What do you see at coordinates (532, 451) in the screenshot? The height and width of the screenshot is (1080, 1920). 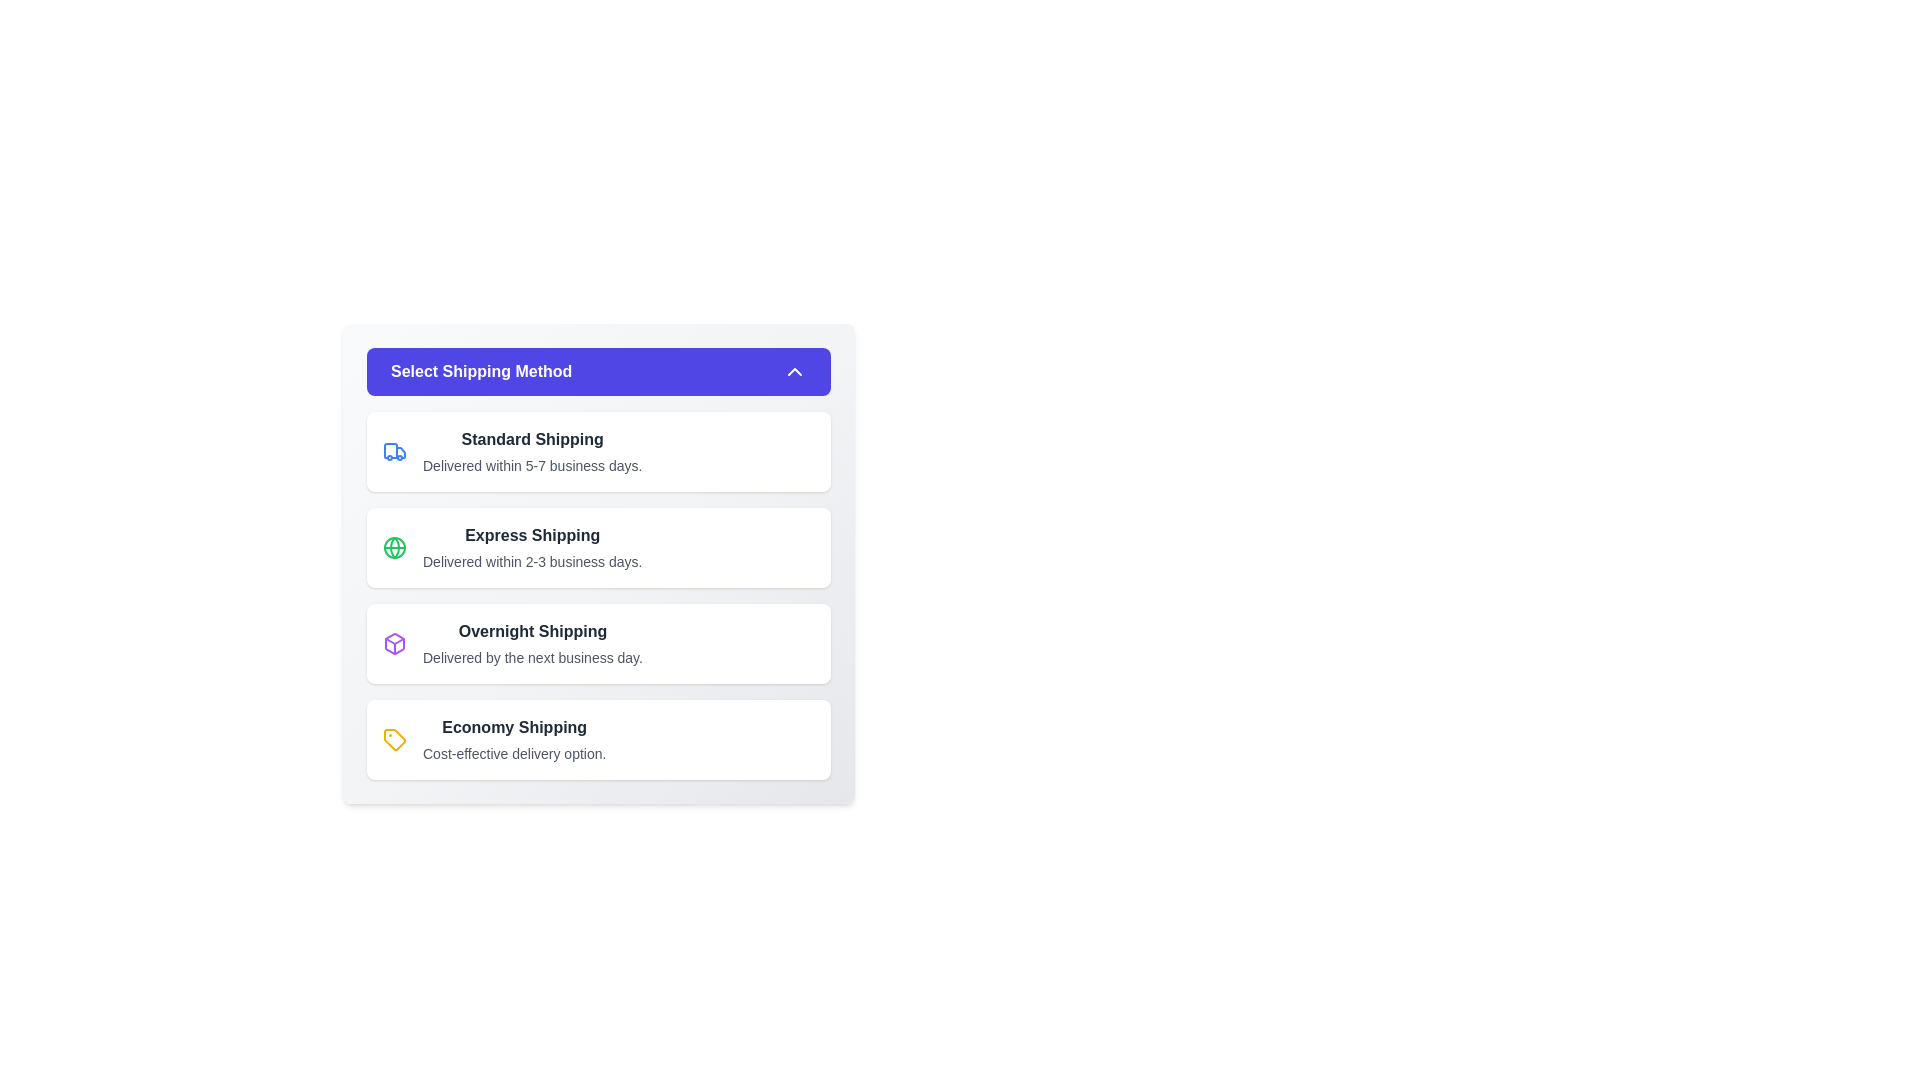 I see `the 'Standard Shipping' textual information block` at bounding box center [532, 451].